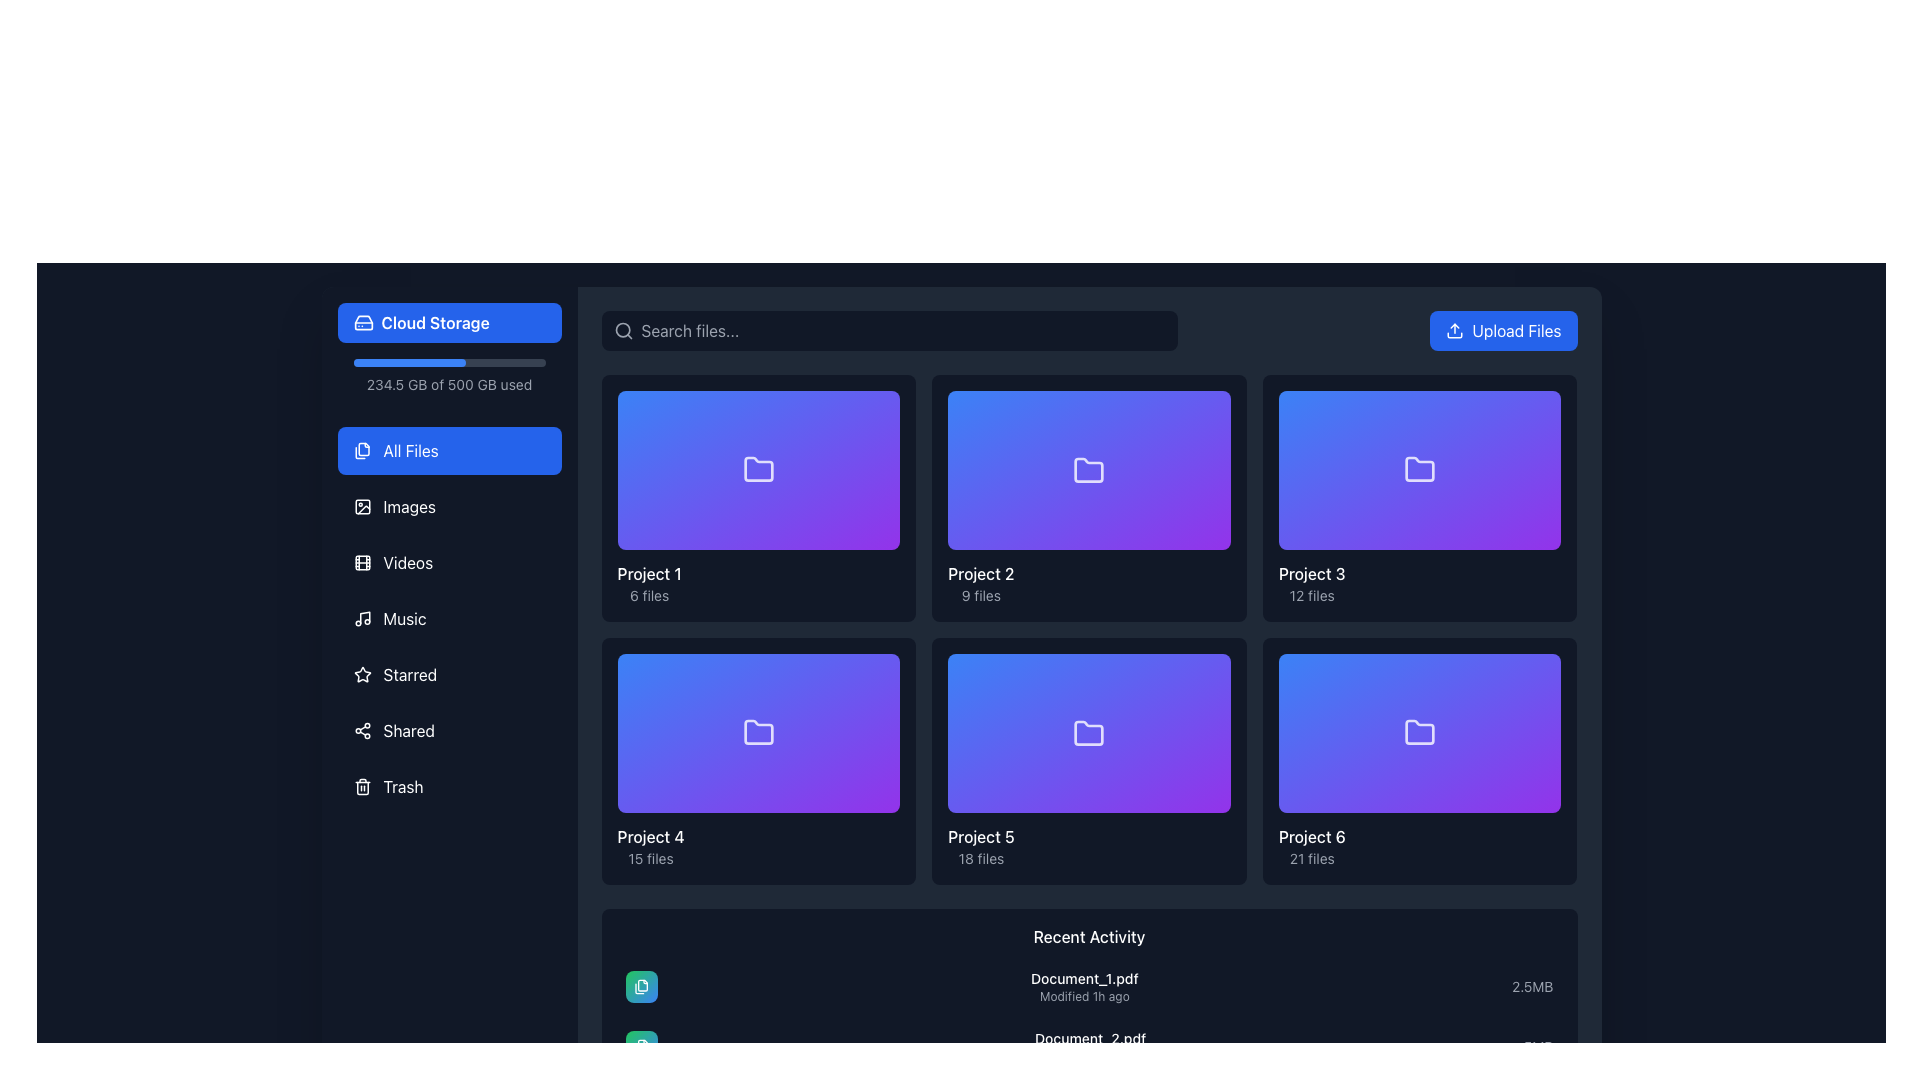 The width and height of the screenshot is (1920, 1080). I want to click on the small circular button located in the top-right corner of the sixth card to change its opacity, so click(1540, 674).